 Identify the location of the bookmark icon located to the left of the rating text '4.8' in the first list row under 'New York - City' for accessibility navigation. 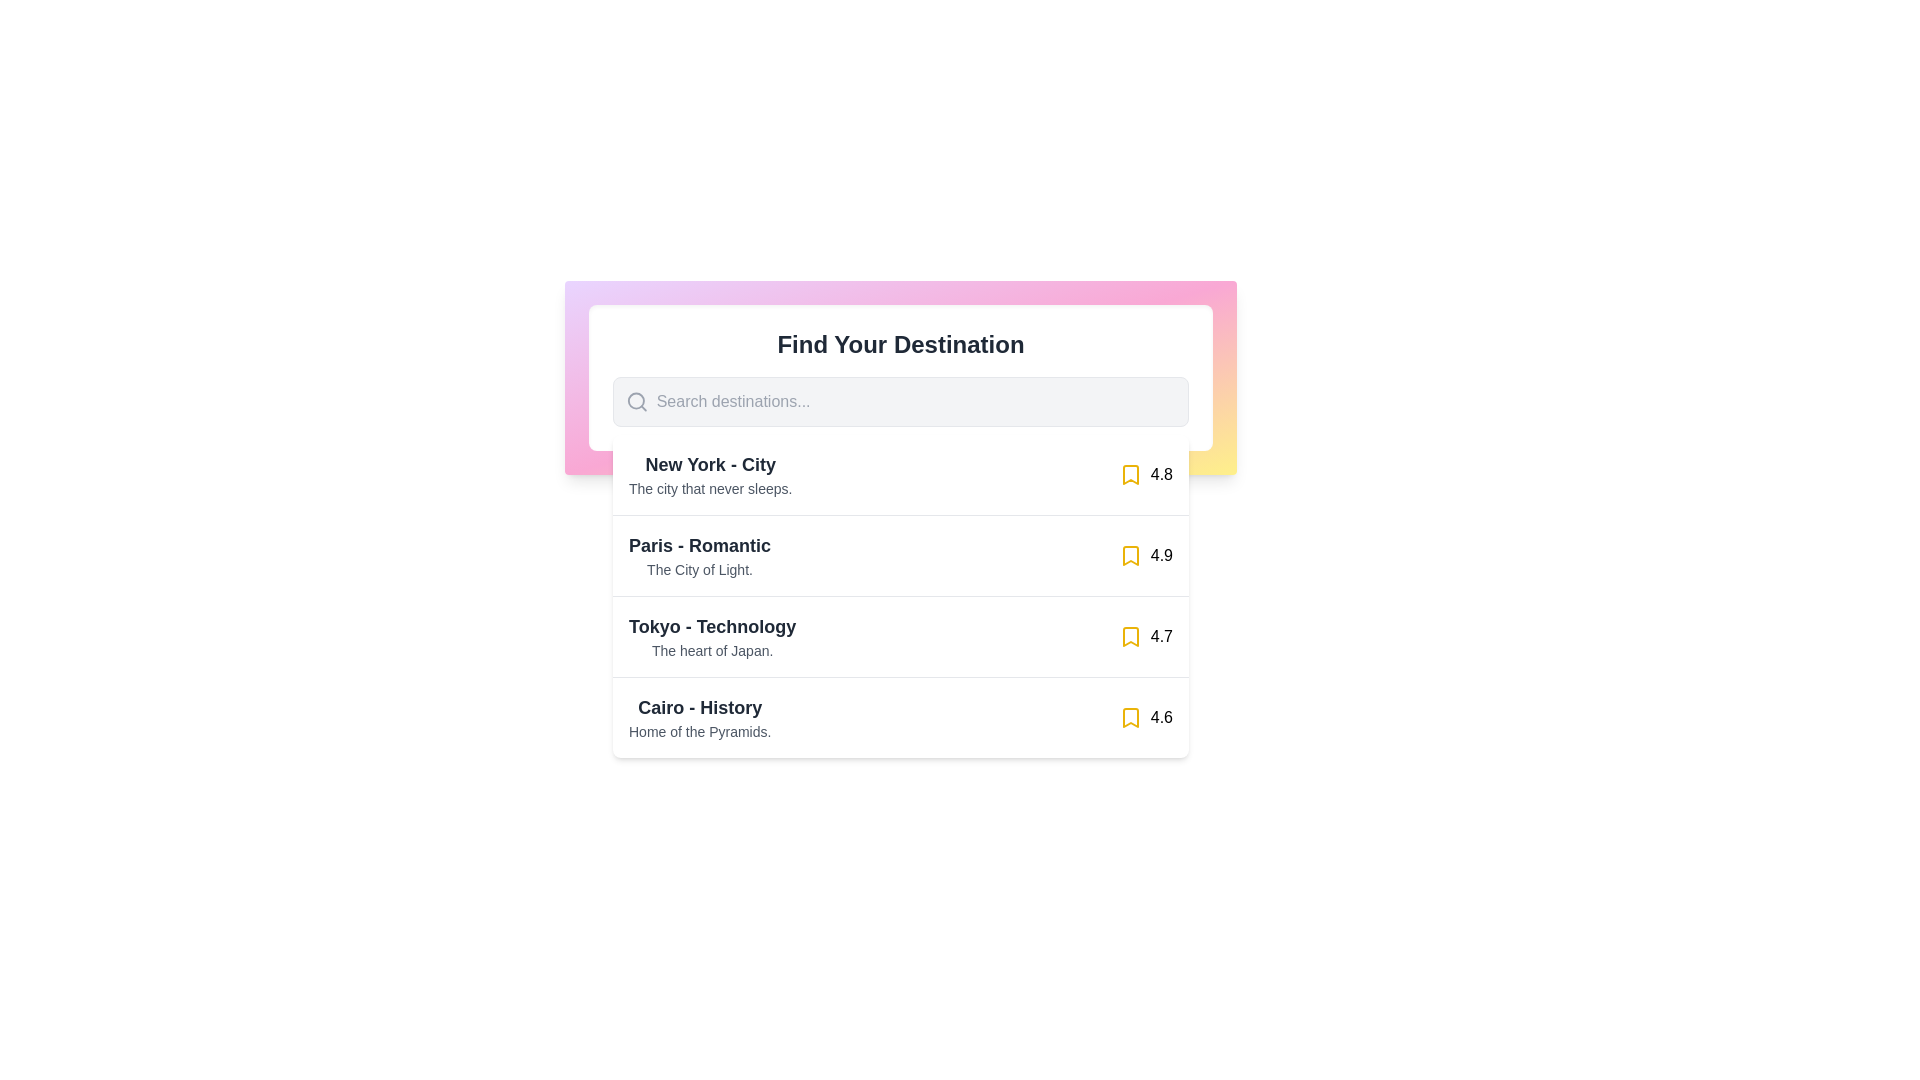
(1130, 474).